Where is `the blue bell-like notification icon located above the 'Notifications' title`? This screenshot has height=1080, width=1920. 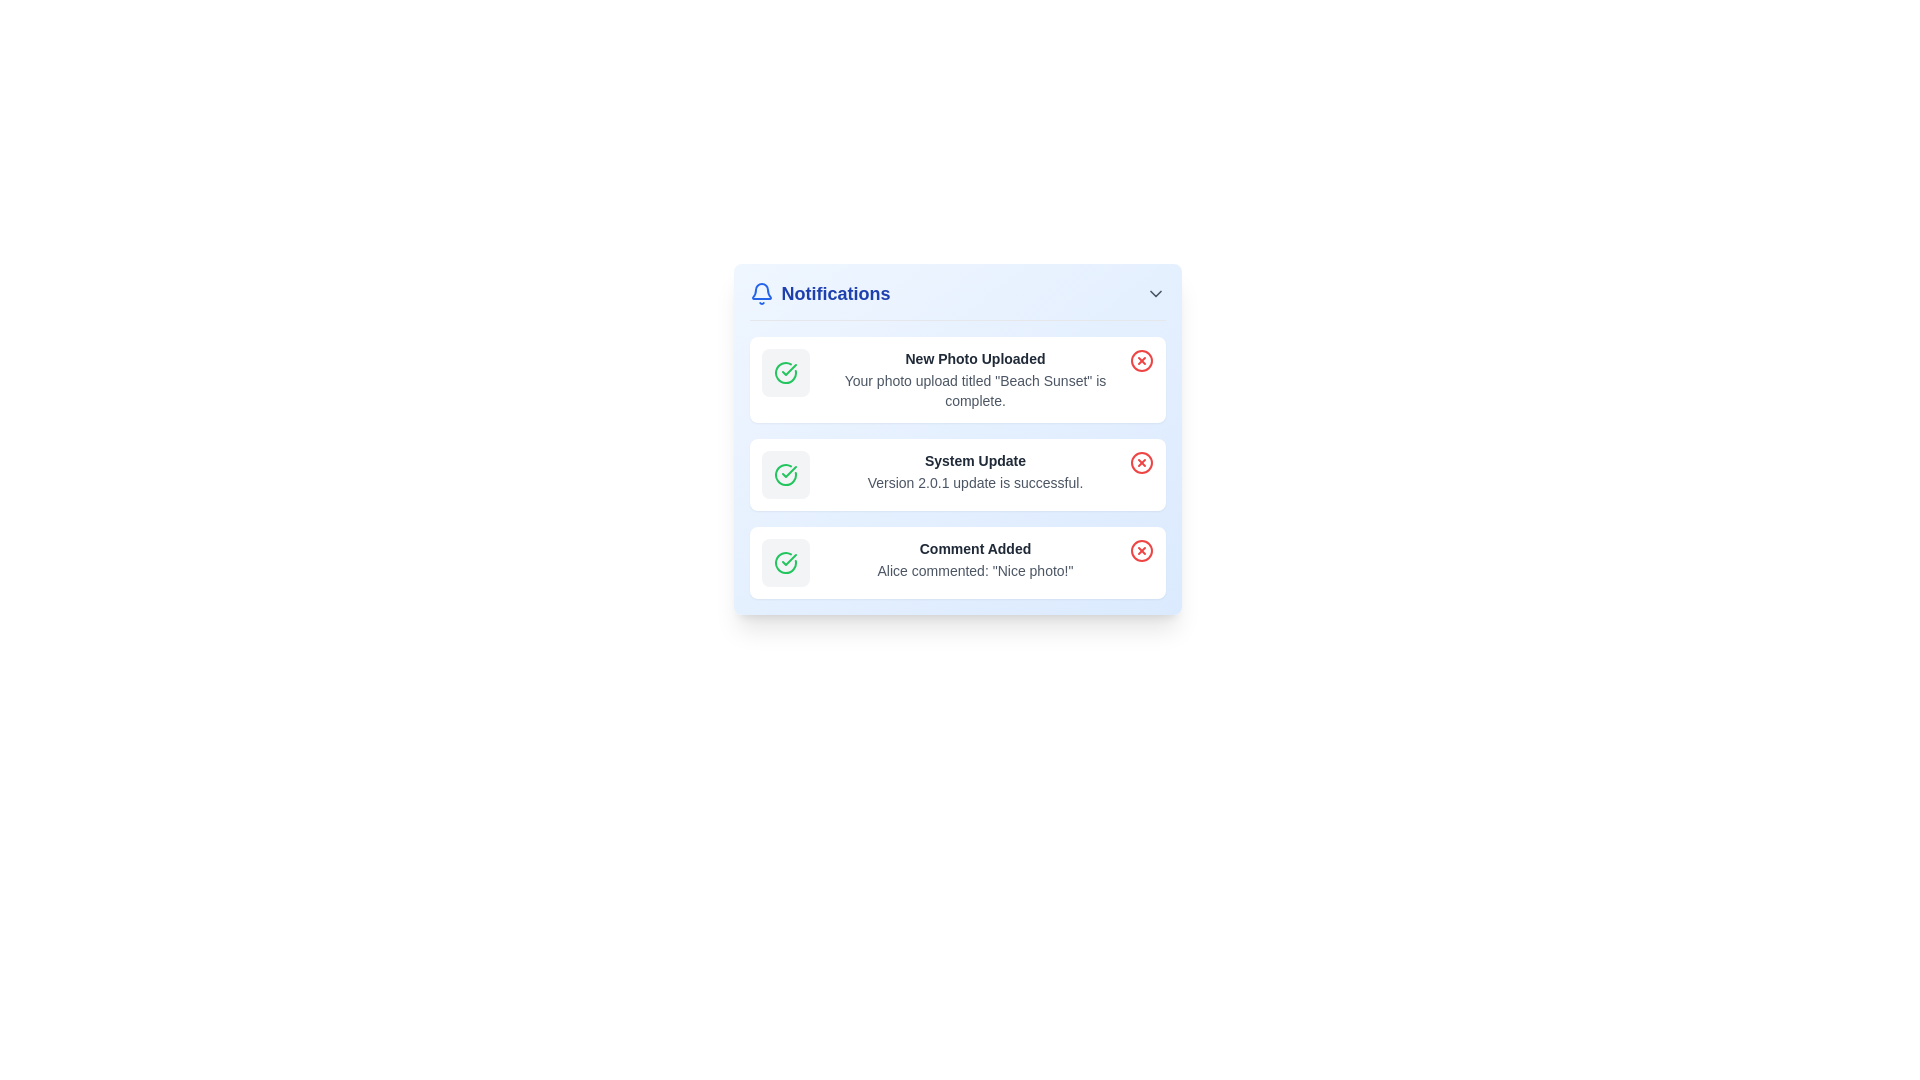
the blue bell-like notification icon located above the 'Notifications' title is located at coordinates (760, 291).